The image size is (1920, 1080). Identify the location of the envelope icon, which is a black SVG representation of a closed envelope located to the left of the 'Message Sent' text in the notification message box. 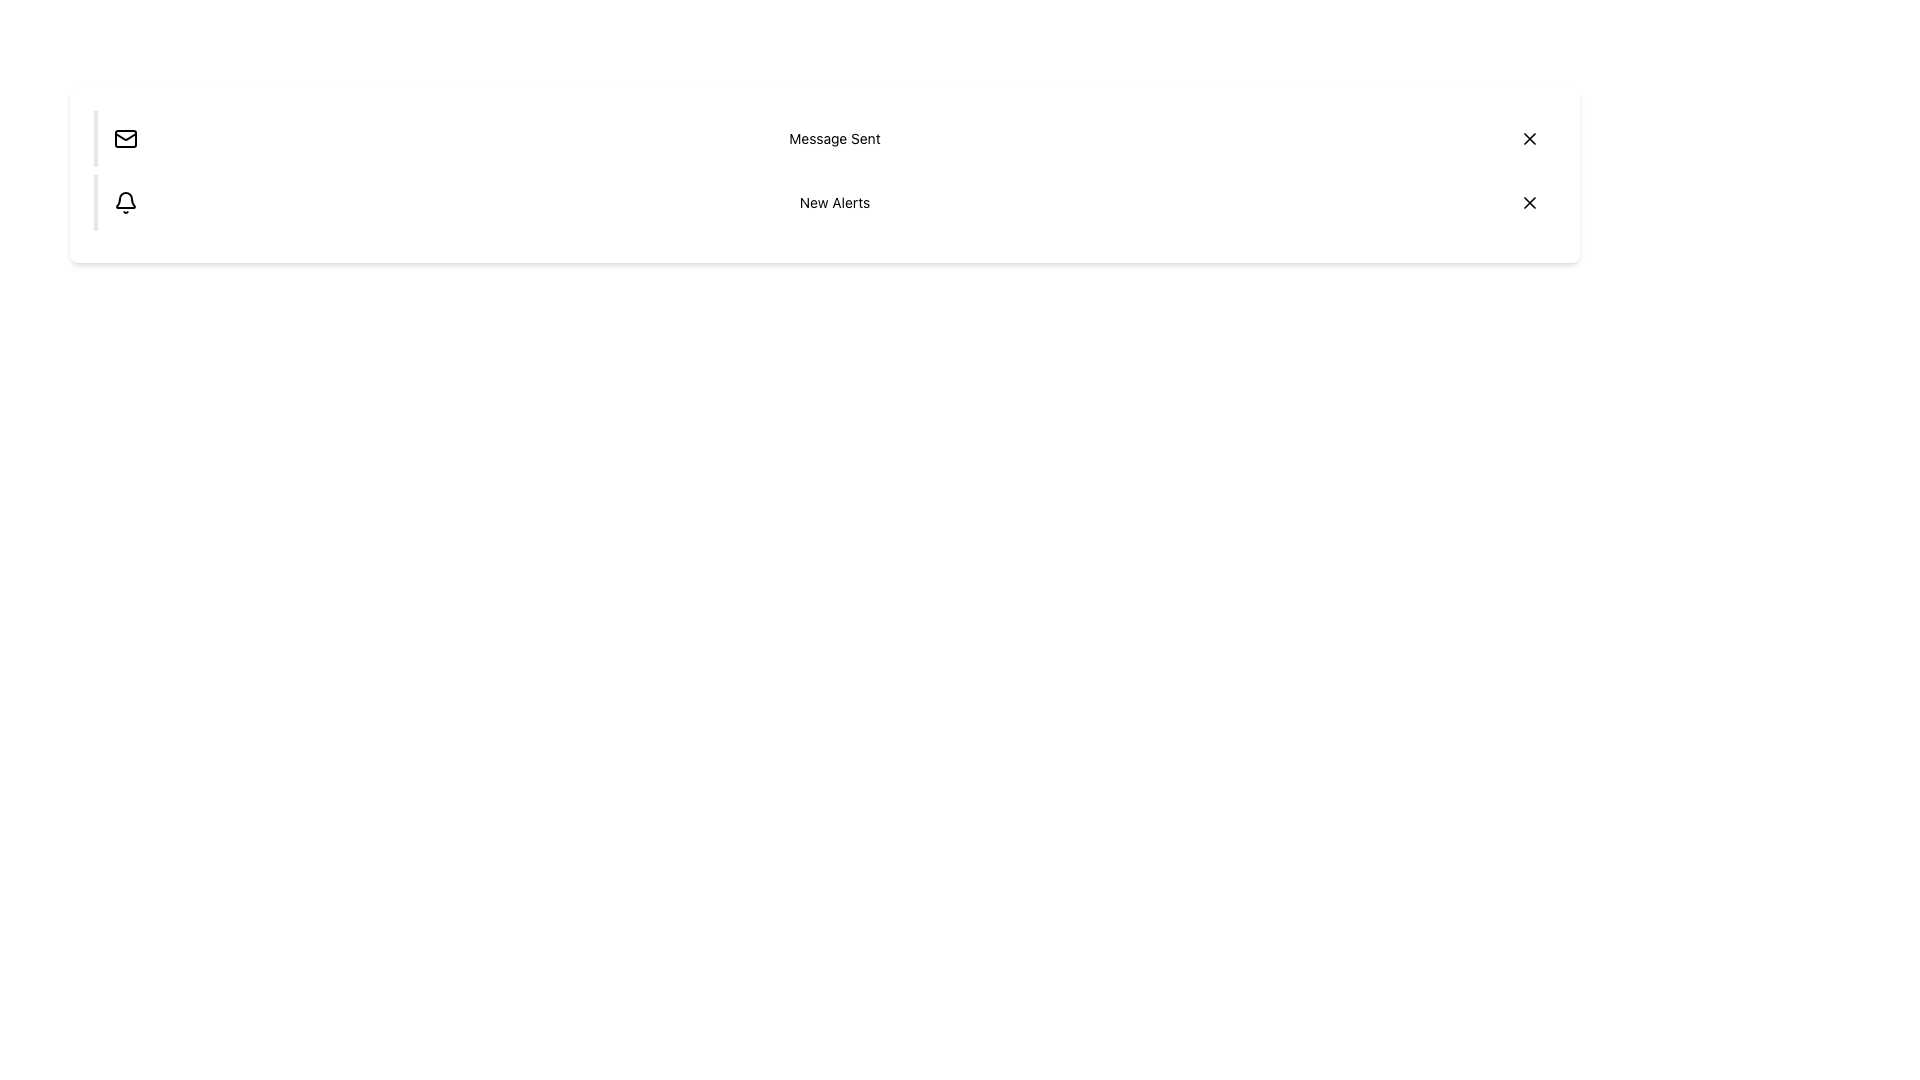
(124, 137).